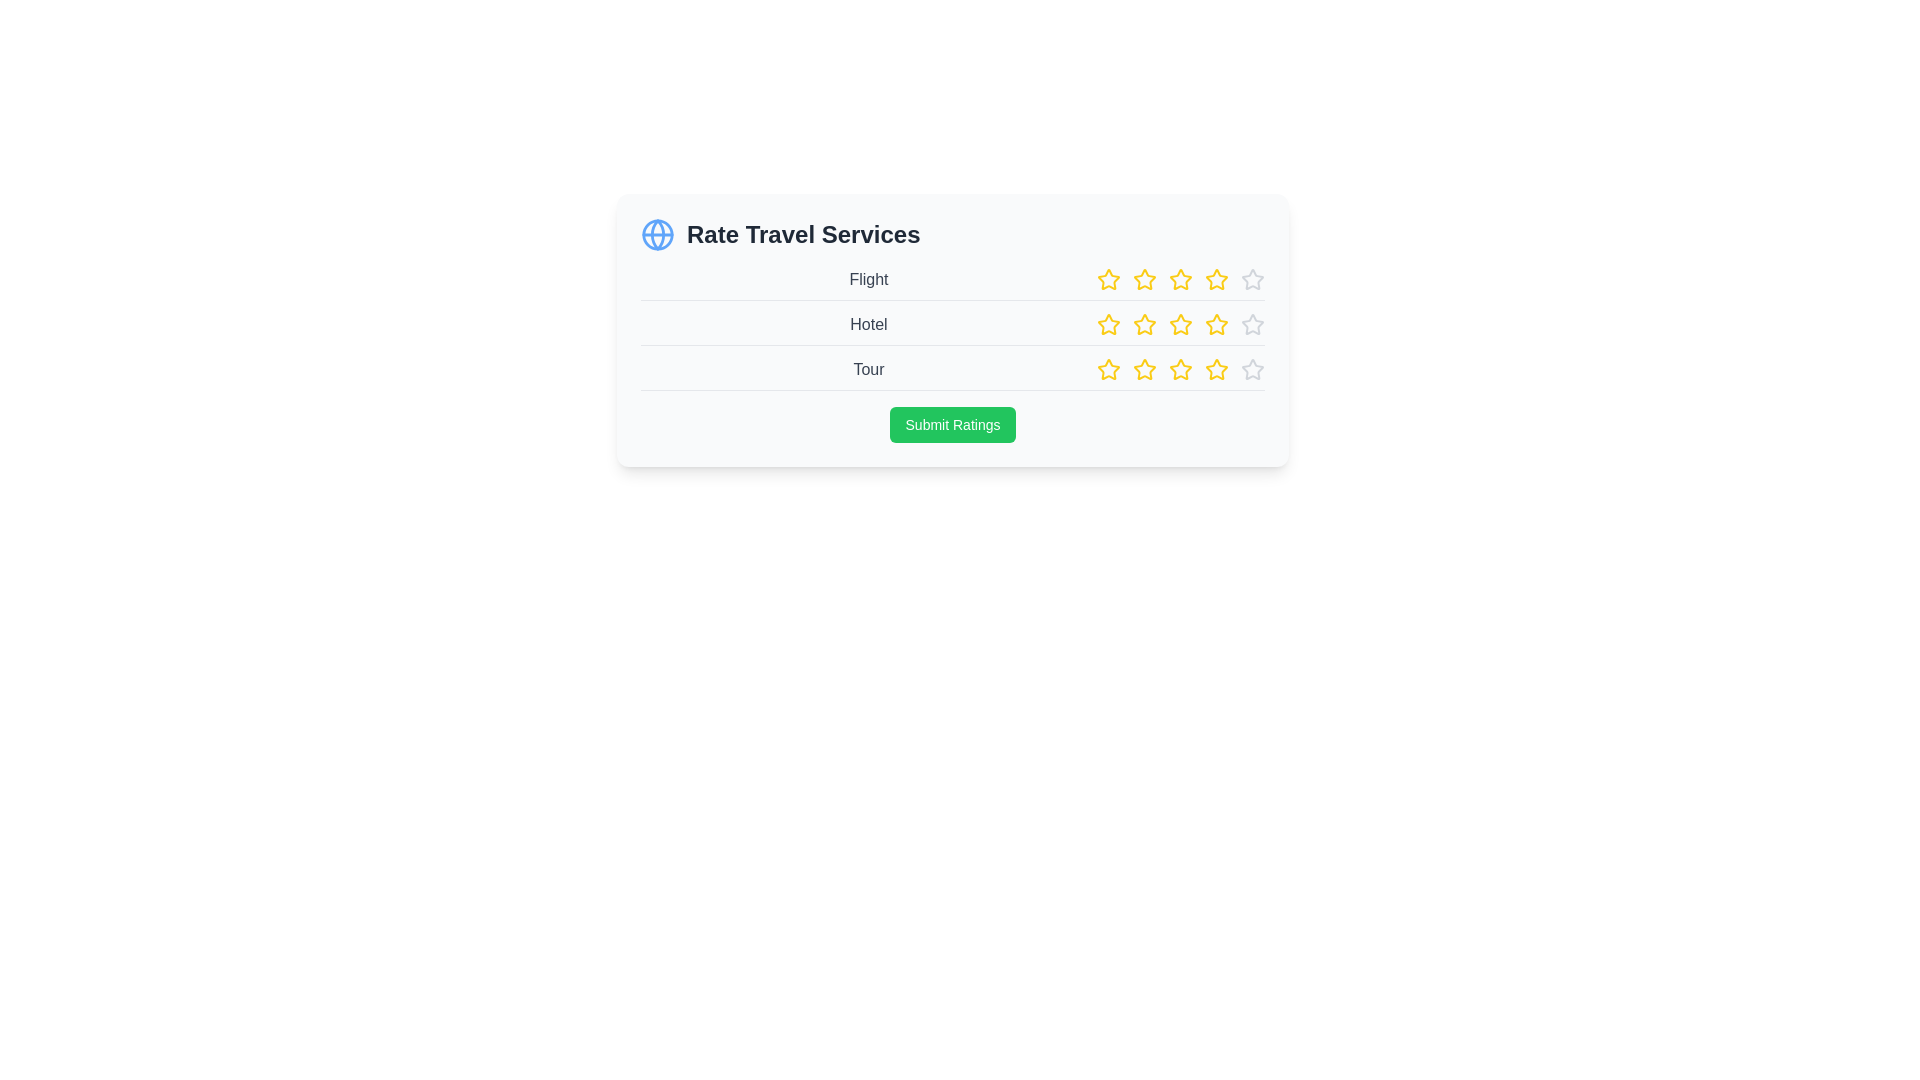  Describe the element at coordinates (1180, 323) in the screenshot. I see `a star in the Rating Component under 'Rate Travel Services' labeled 'Hotel'` at that location.